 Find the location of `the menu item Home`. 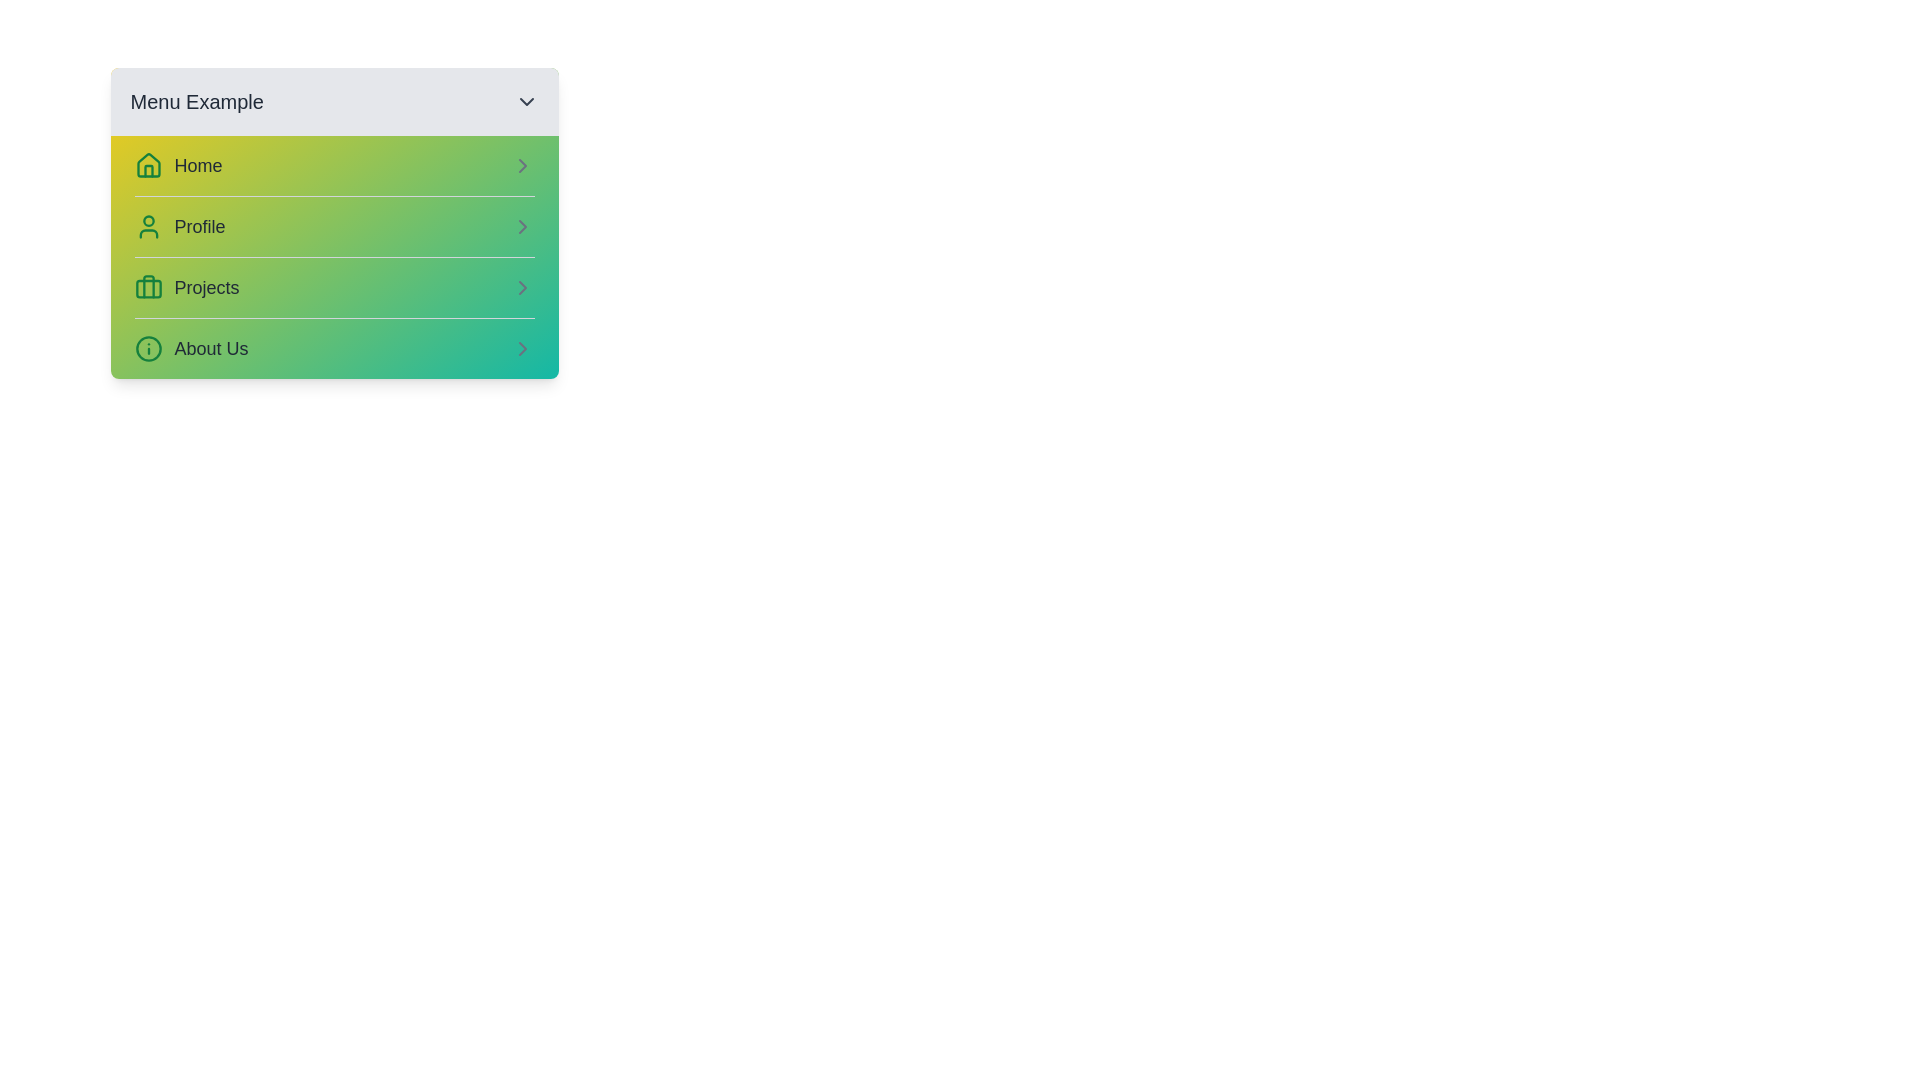

the menu item Home is located at coordinates (334, 164).